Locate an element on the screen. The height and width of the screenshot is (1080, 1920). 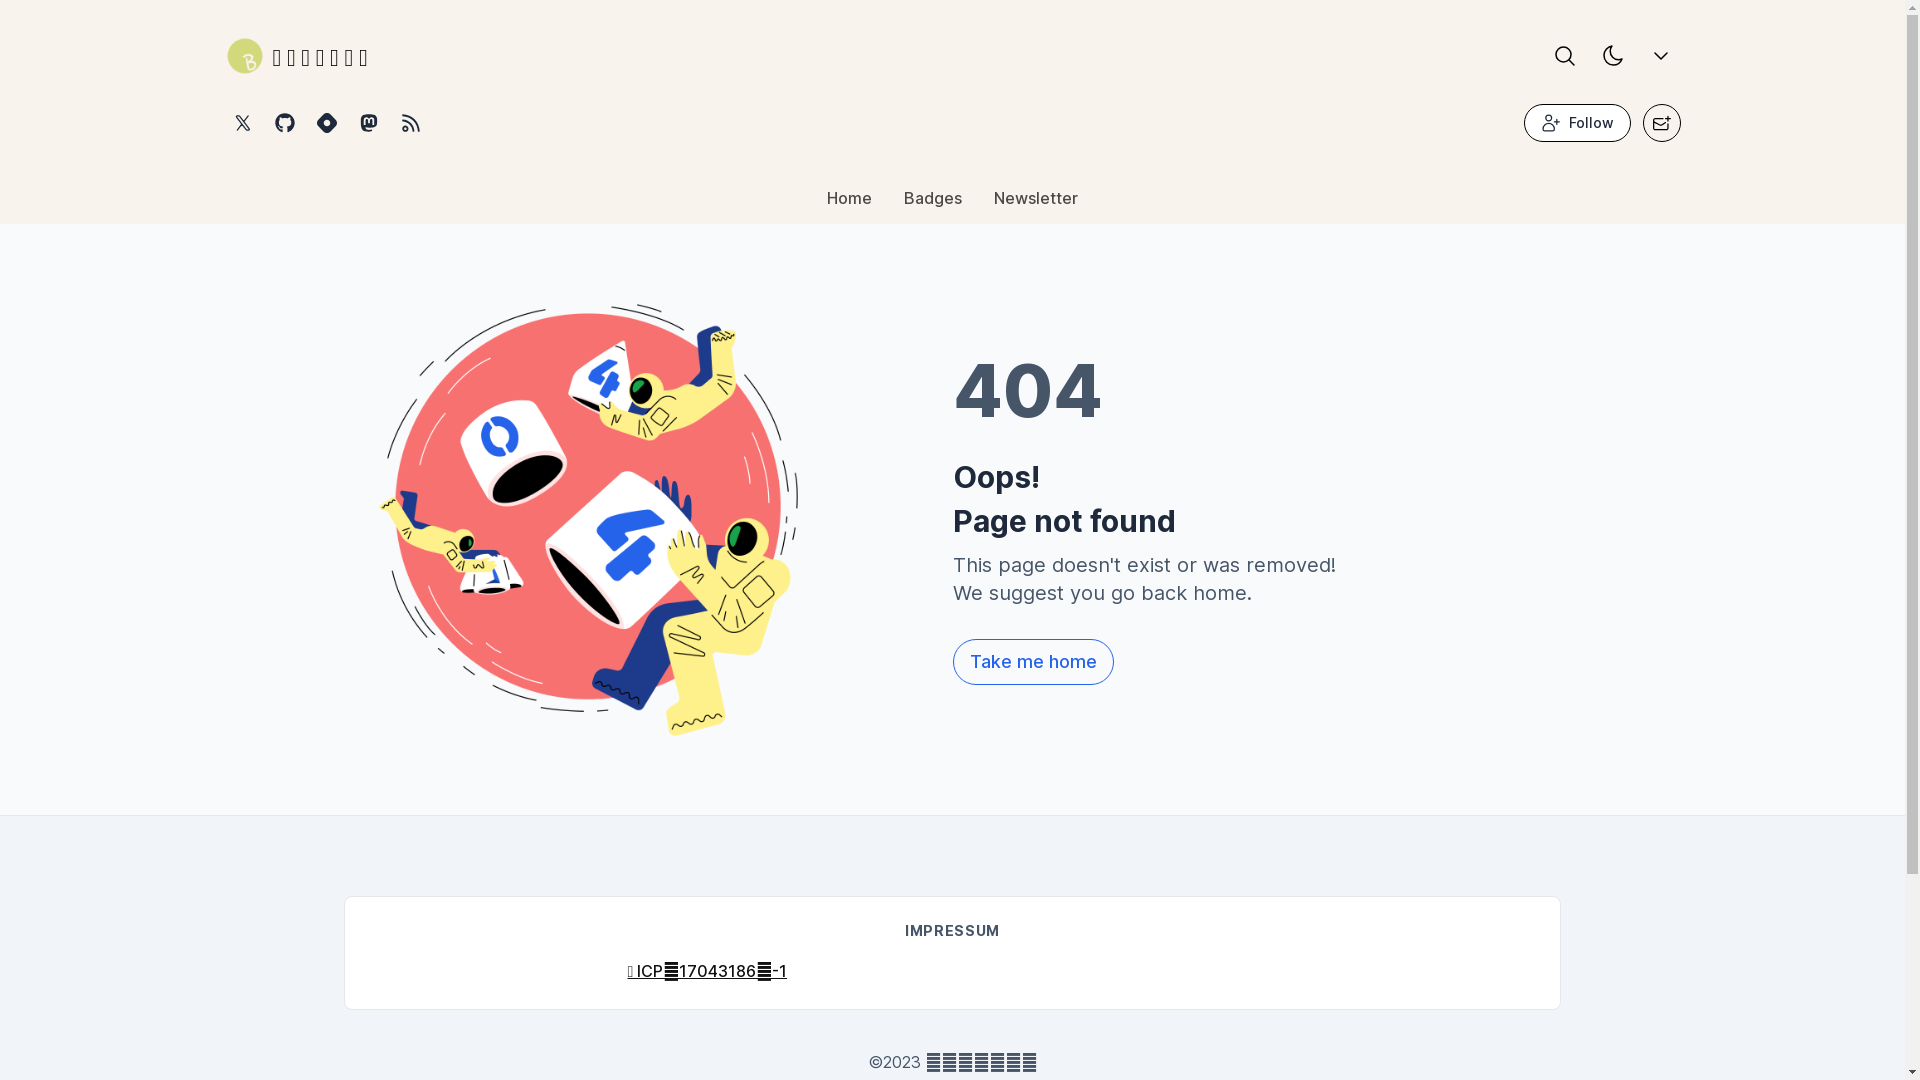
'Home' is located at coordinates (811, 203).